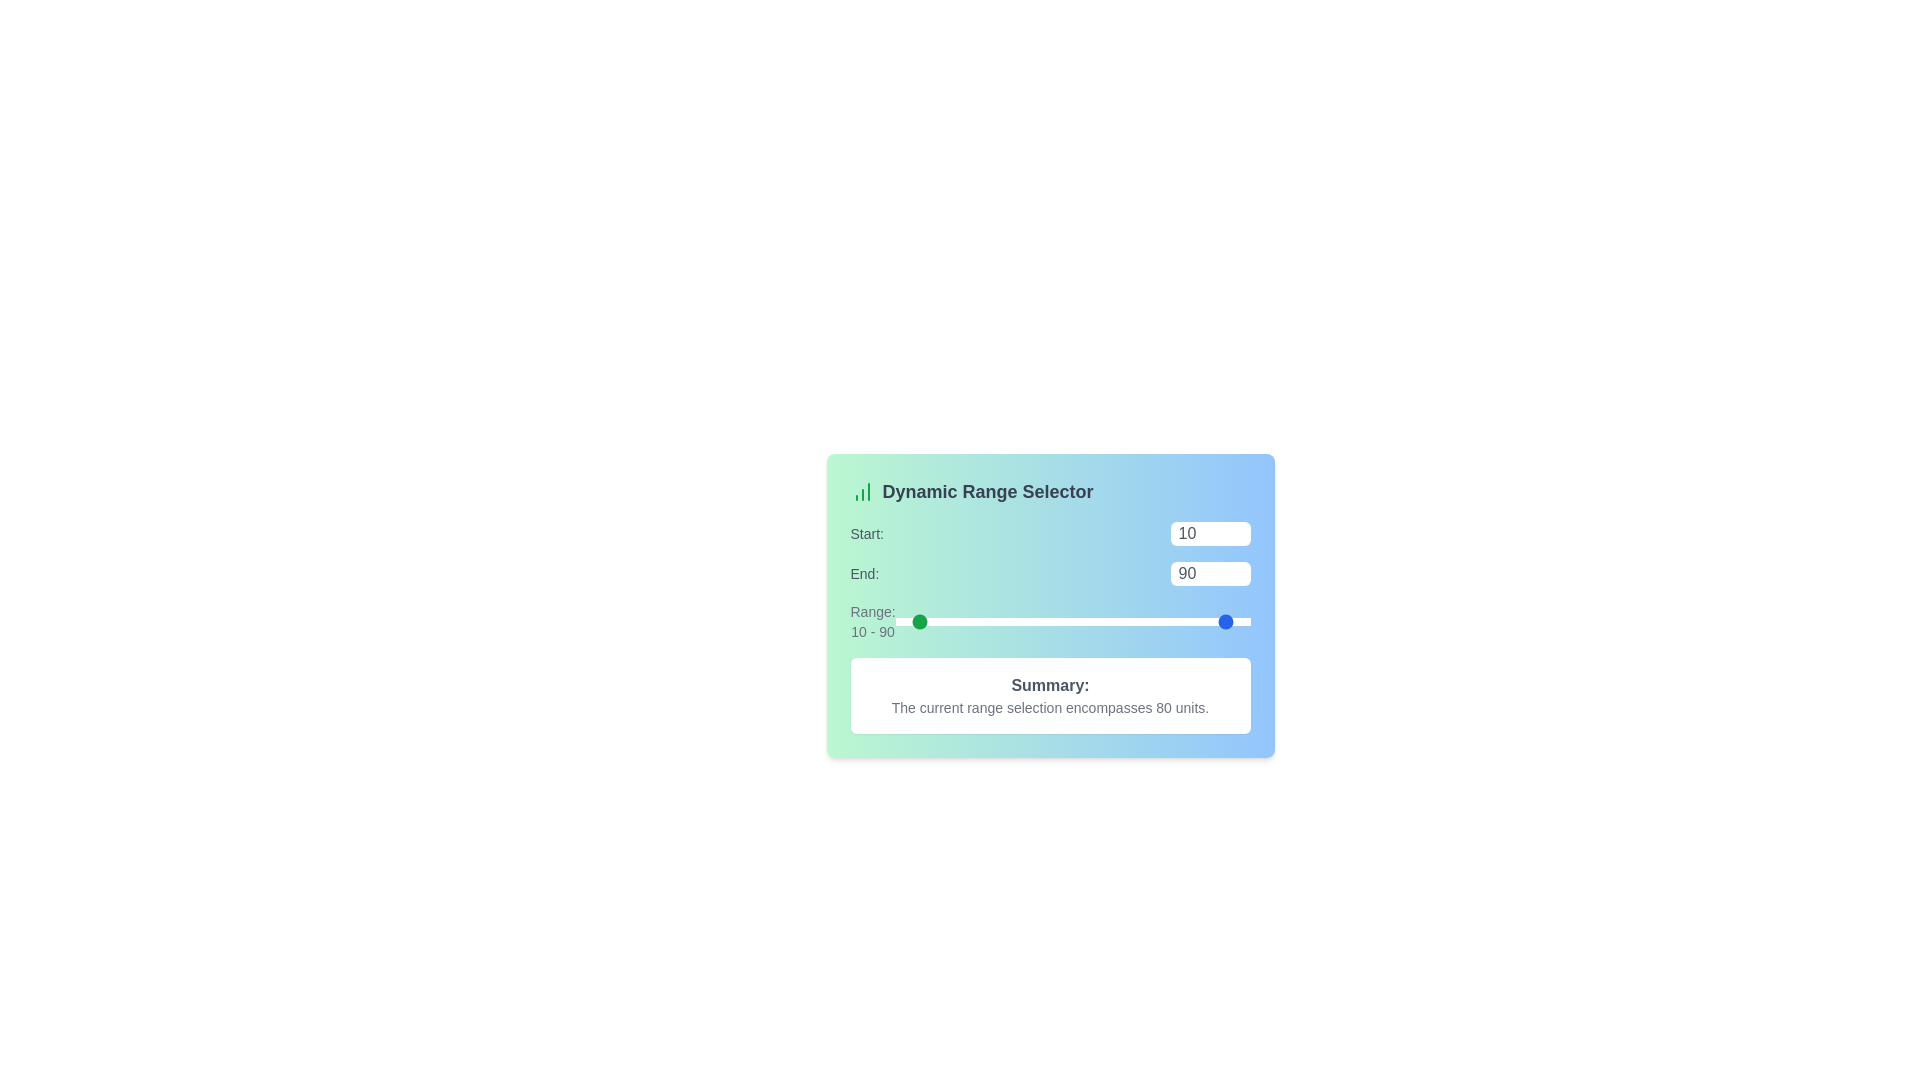 This screenshot has height=1080, width=1920. Describe the element at coordinates (1209, 574) in the screenshot. I see `the 'End' range value to 2 using the input box` at that location.